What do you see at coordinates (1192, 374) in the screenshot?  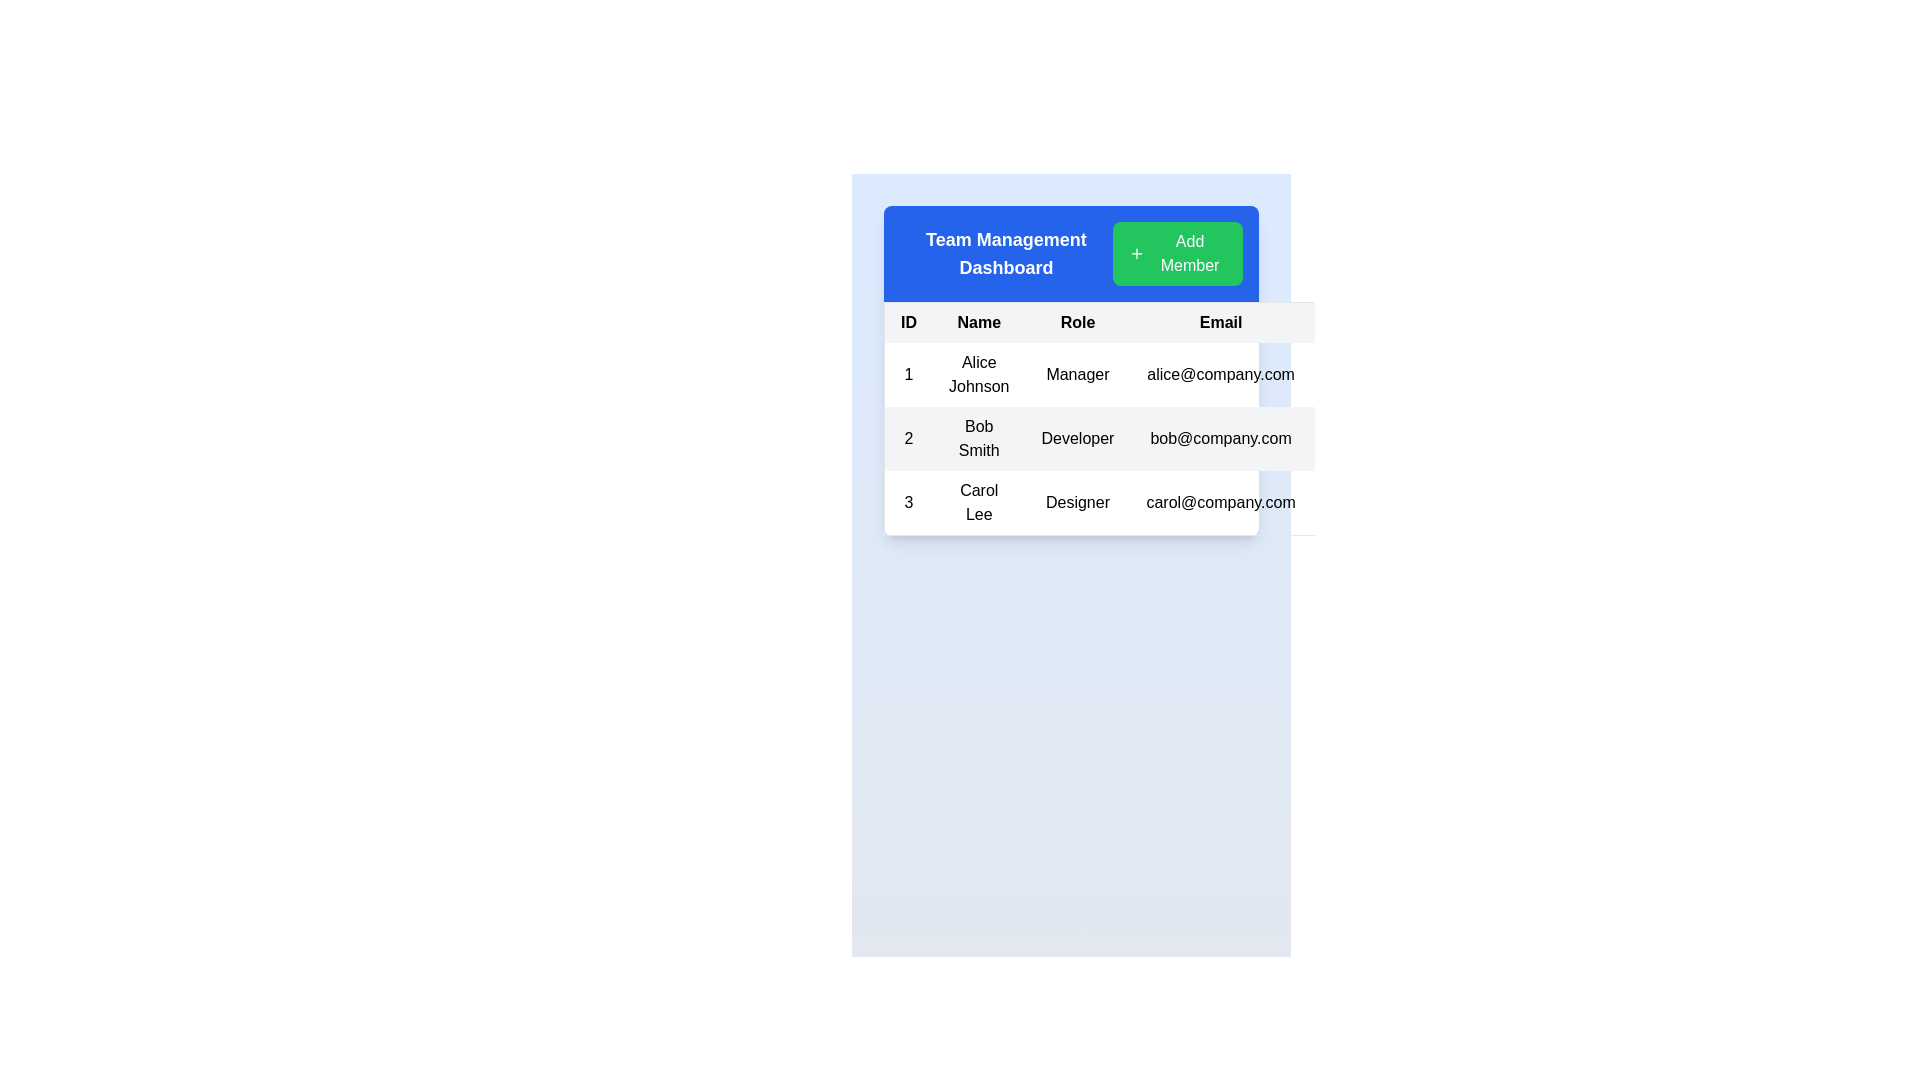 I see `the first row of the table containing ID '1', Name 'Alice Johnson', Role 'Manager', and Email 'alice@company.com'` at bounding box center [1192, 374].